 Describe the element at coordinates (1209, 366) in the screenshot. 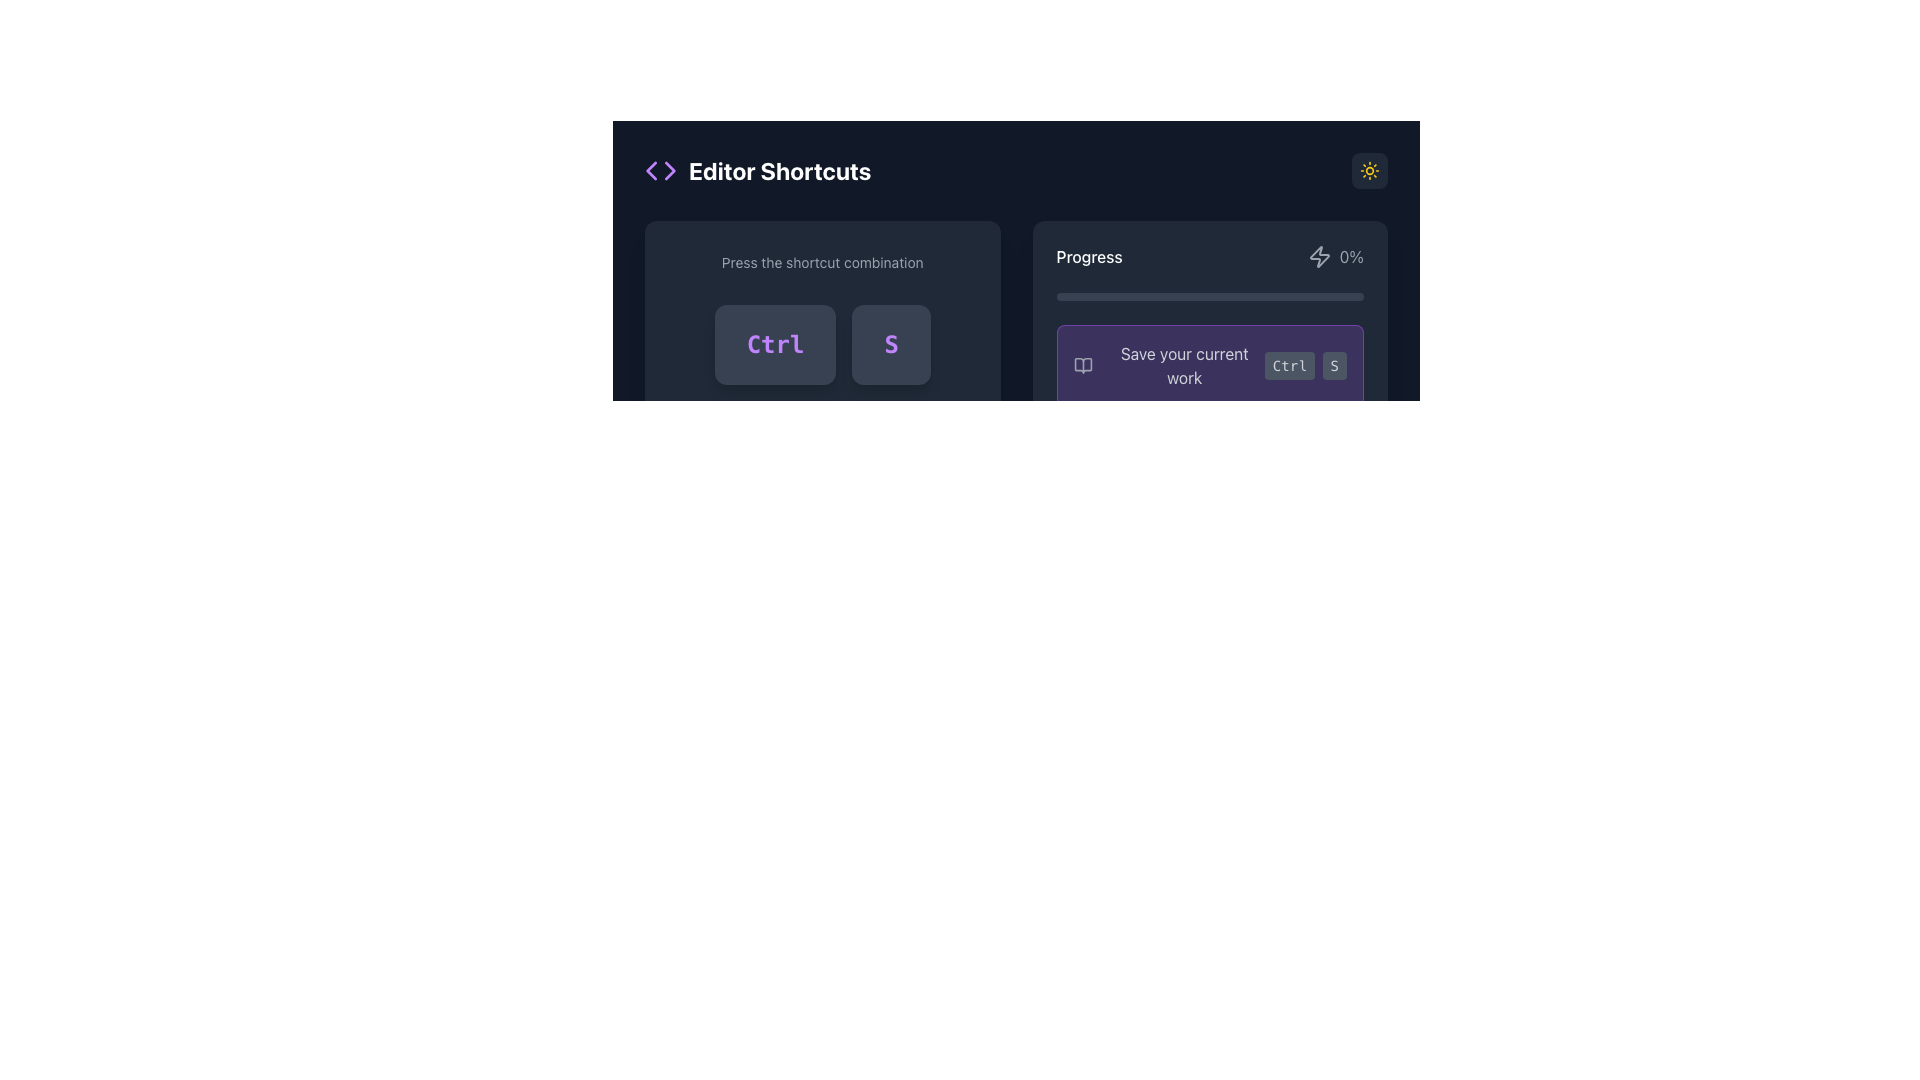

I see `the 'Ctrl' button on the Shortcut panel, which has a rounded rectangle shape with a purple border, an open book icon, and the text 'Save your current work'` at that location.